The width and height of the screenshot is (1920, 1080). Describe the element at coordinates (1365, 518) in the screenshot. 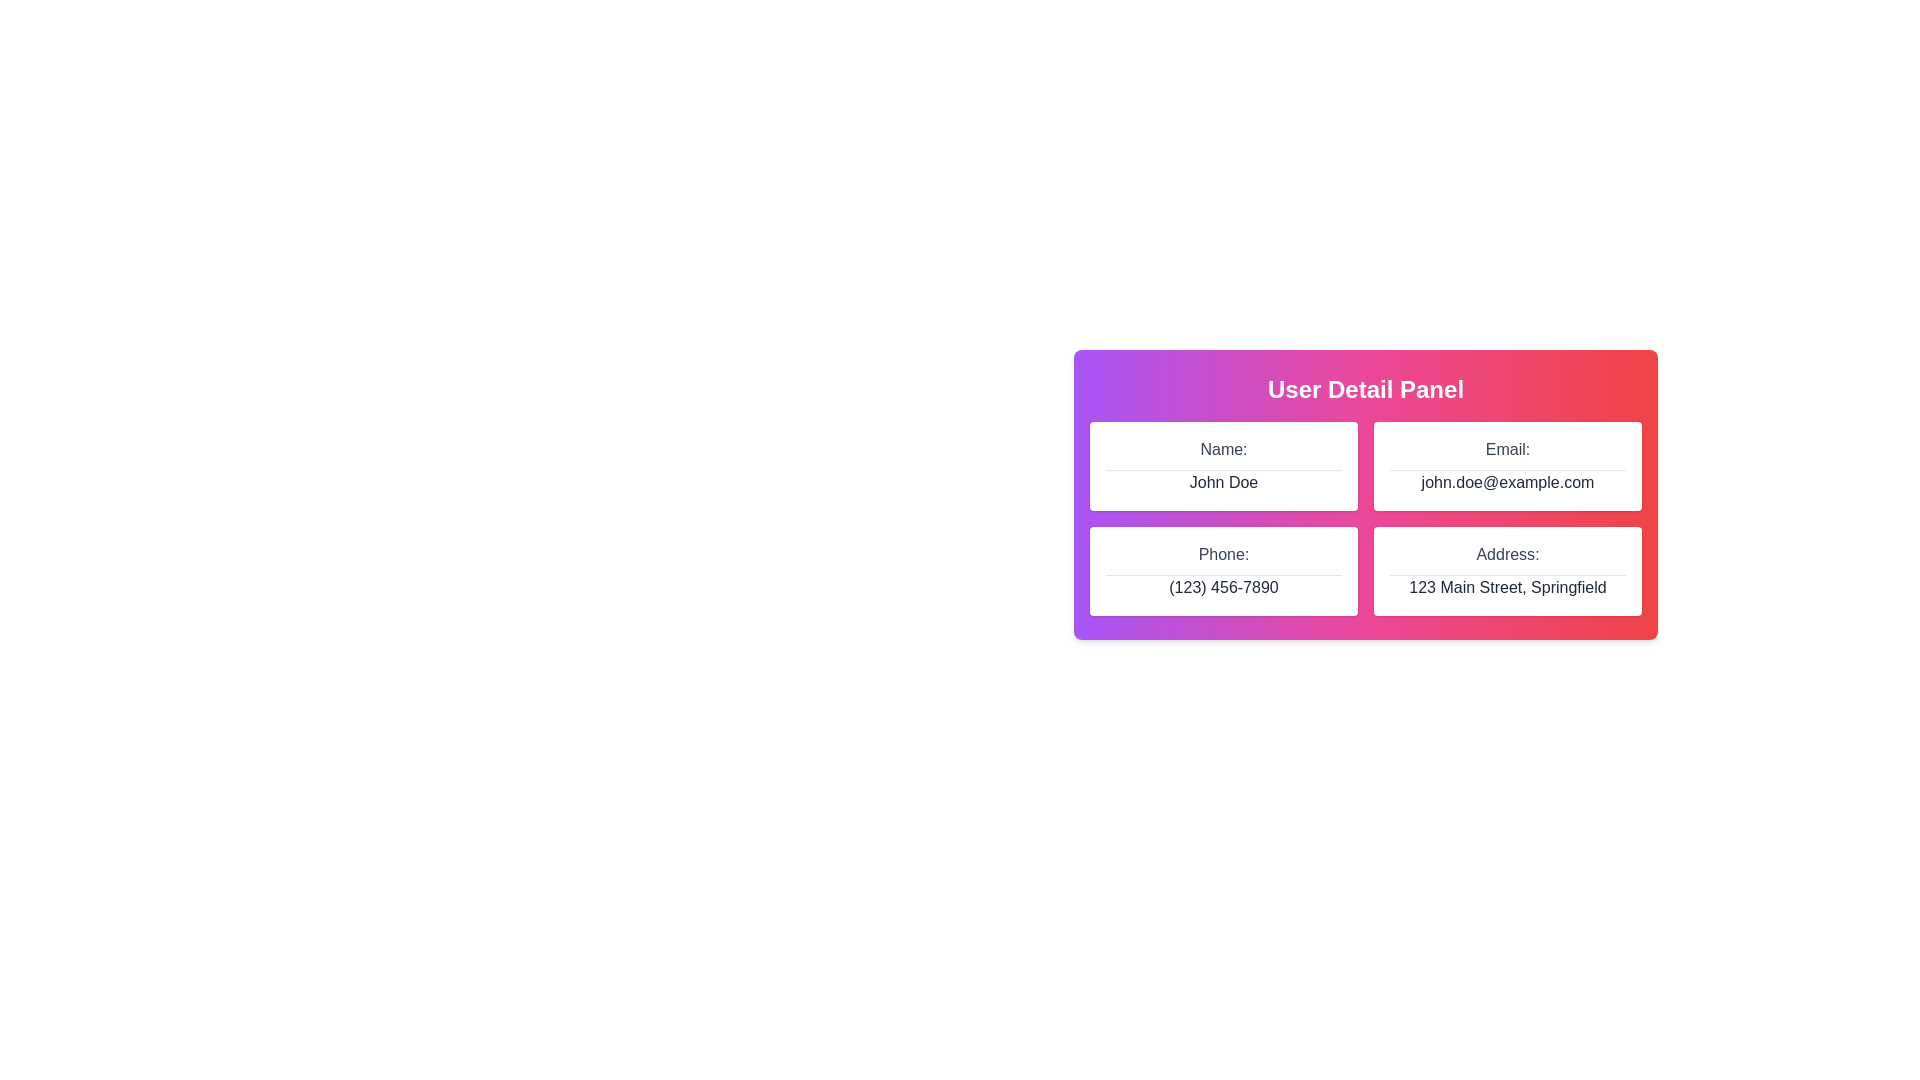

I see `the grid layout containing user details such as Name, Email, Phone, and Address, which is located under the 'User Detail Panel' title` at that location.